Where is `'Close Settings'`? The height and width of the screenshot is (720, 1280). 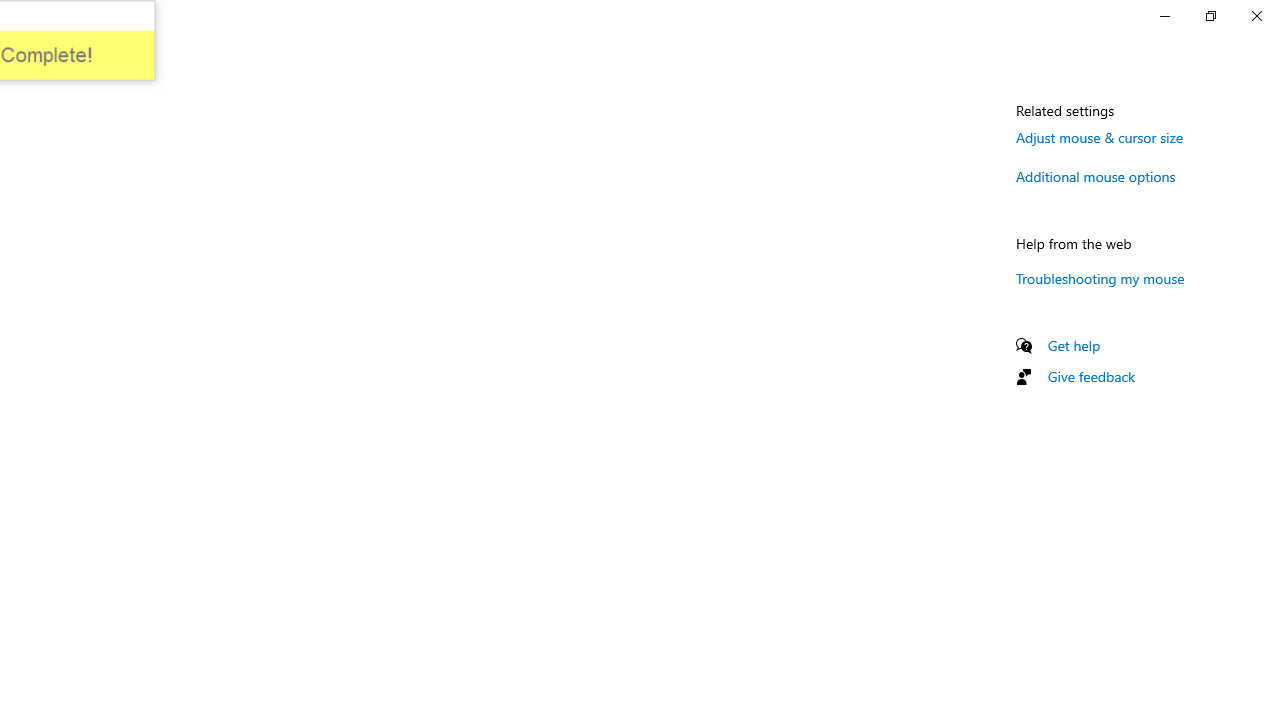 'Close Settings' is located at coordinates (1255, 15).